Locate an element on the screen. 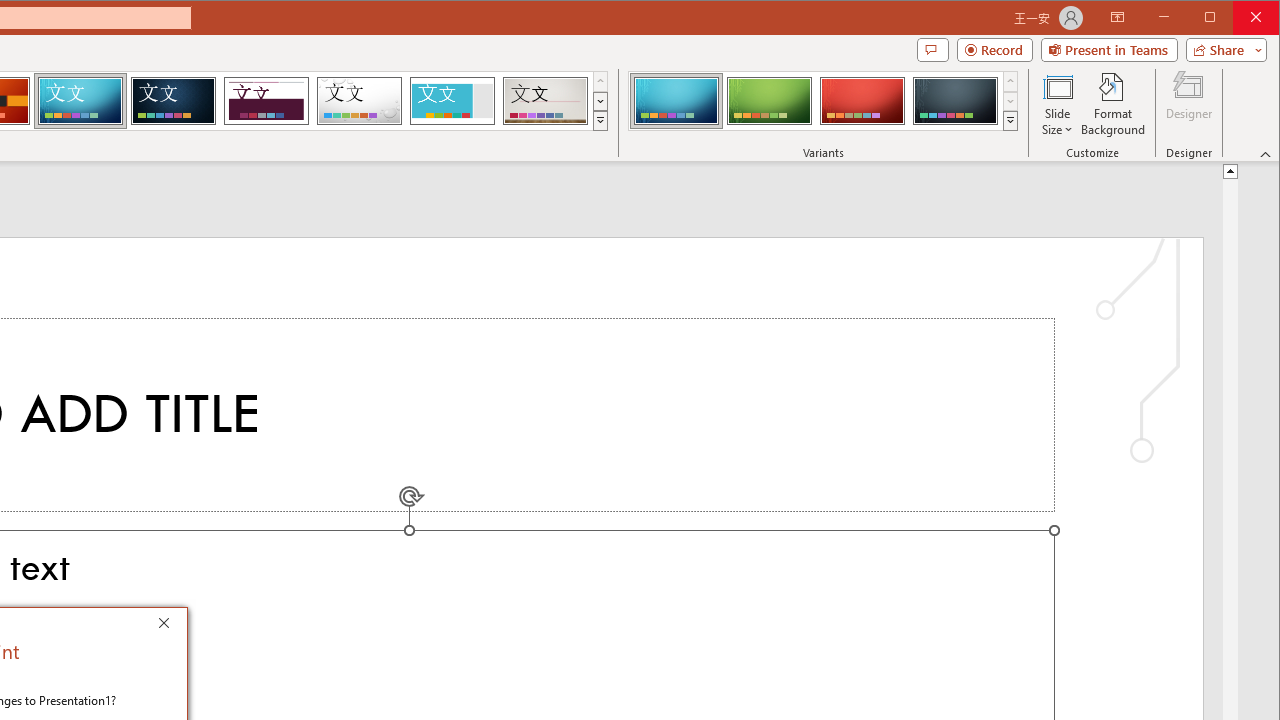 The image size is (1280, 720). 'Format Background' is located at coordinates (1112, 104).